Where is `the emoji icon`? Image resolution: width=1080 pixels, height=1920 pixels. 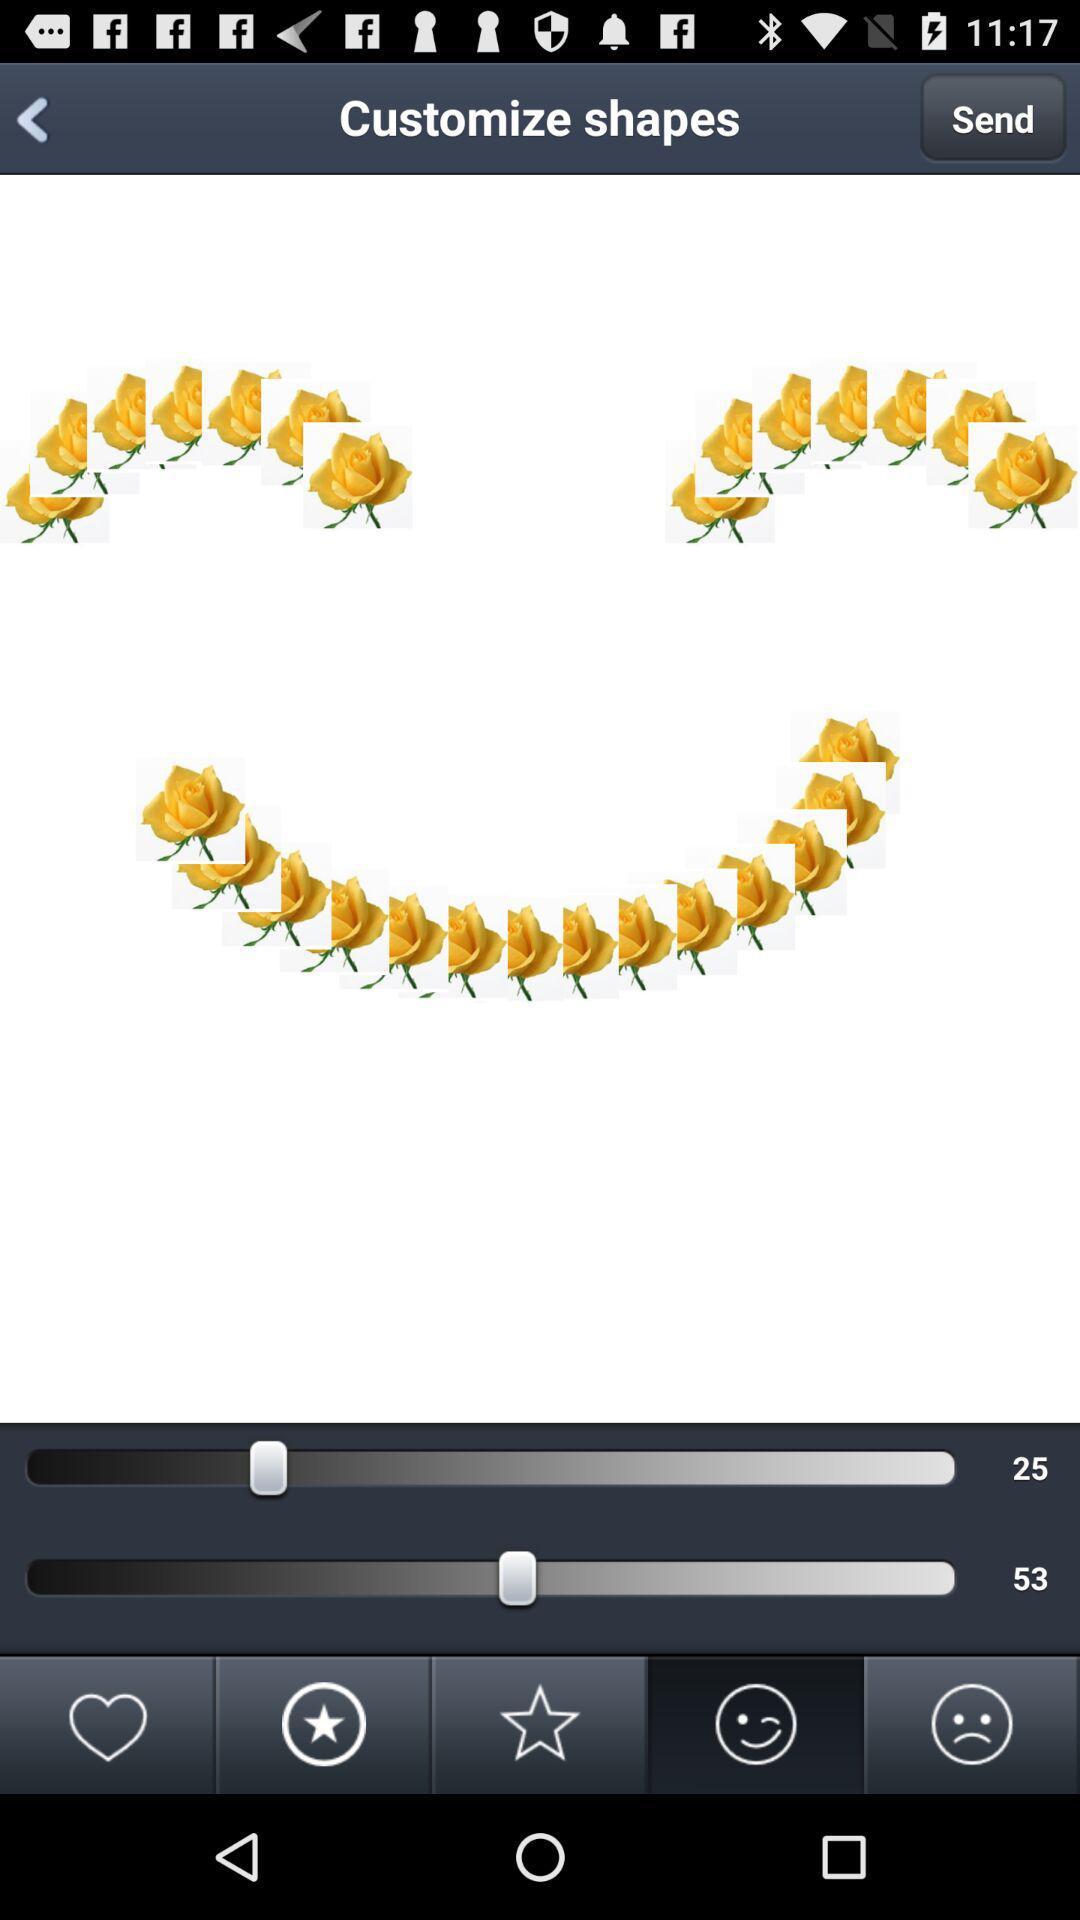 the emoji icon is located at coordinates (756, 1843).